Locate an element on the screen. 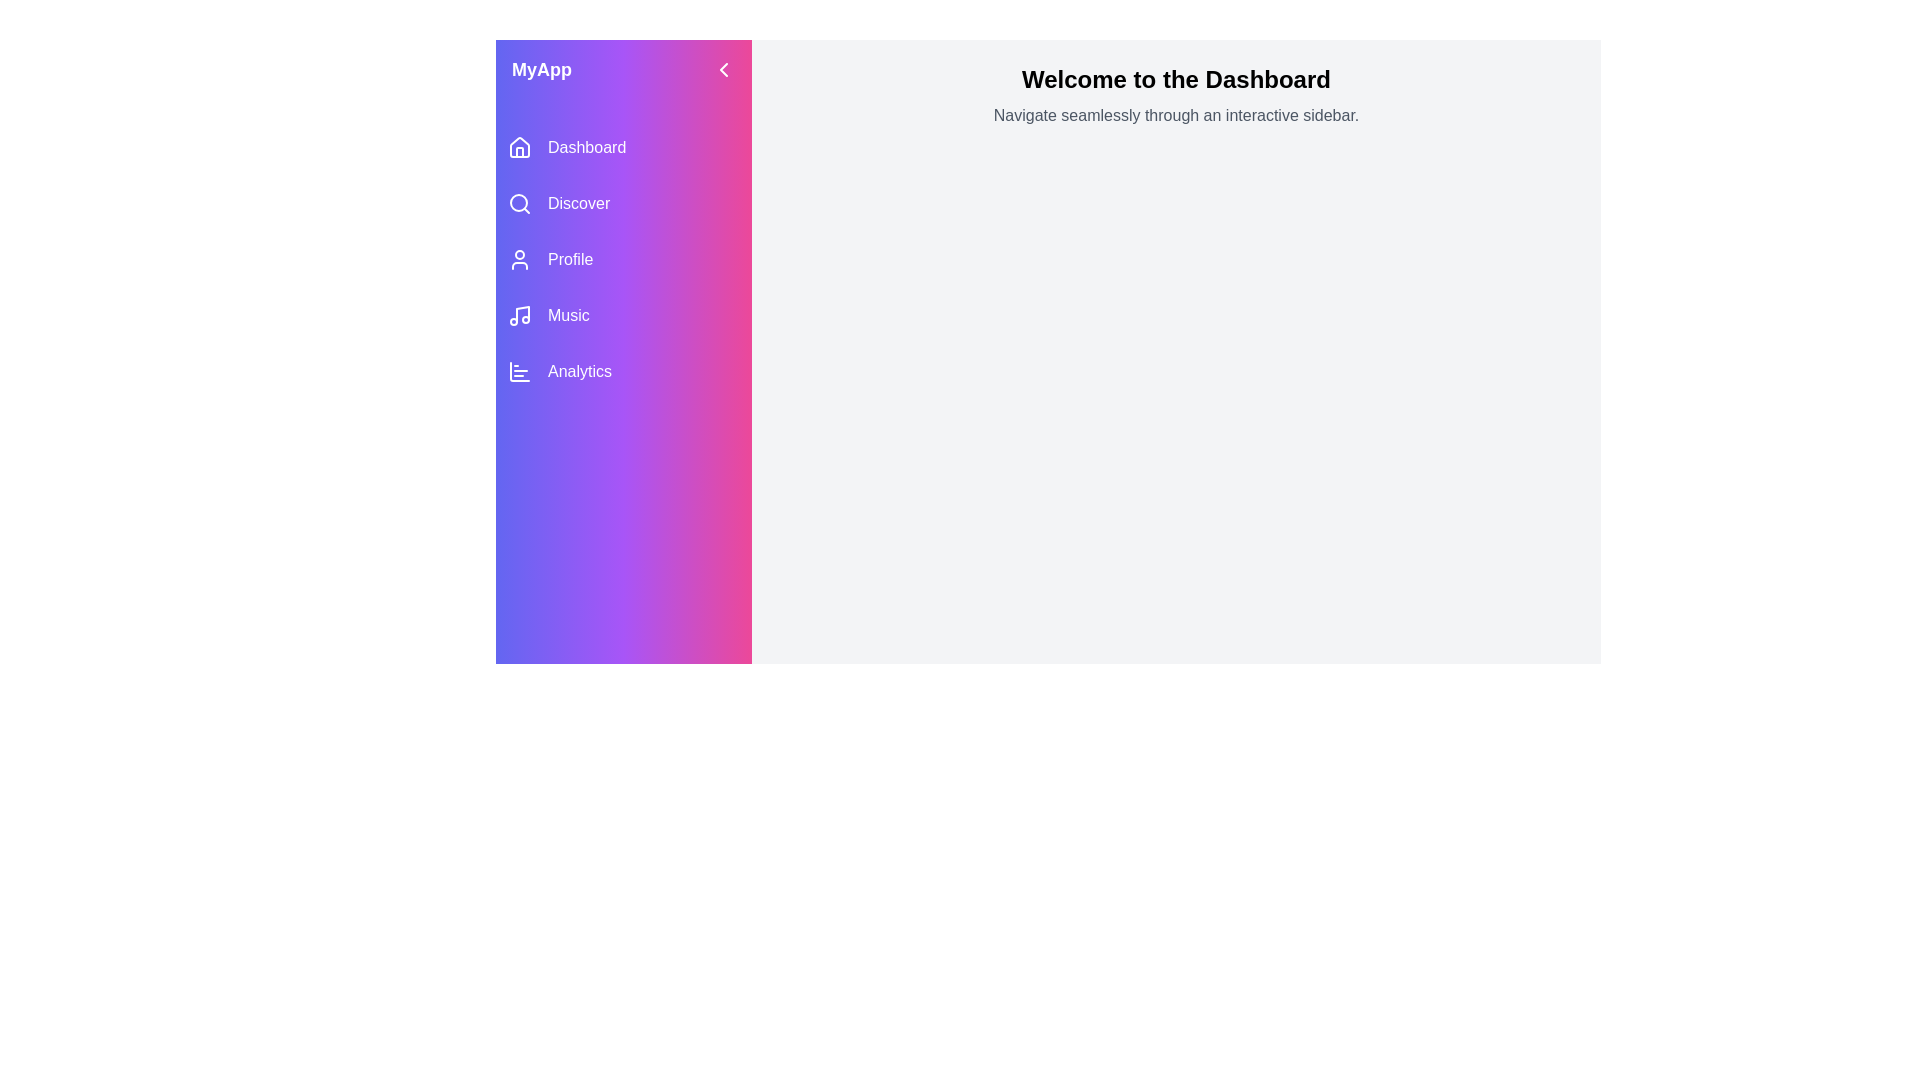 The width and height of the screenshot is (1920, 1080). the toggle button in the header of the sidebar to toggle the drawer open or closed is located at coordinates (723, 68).